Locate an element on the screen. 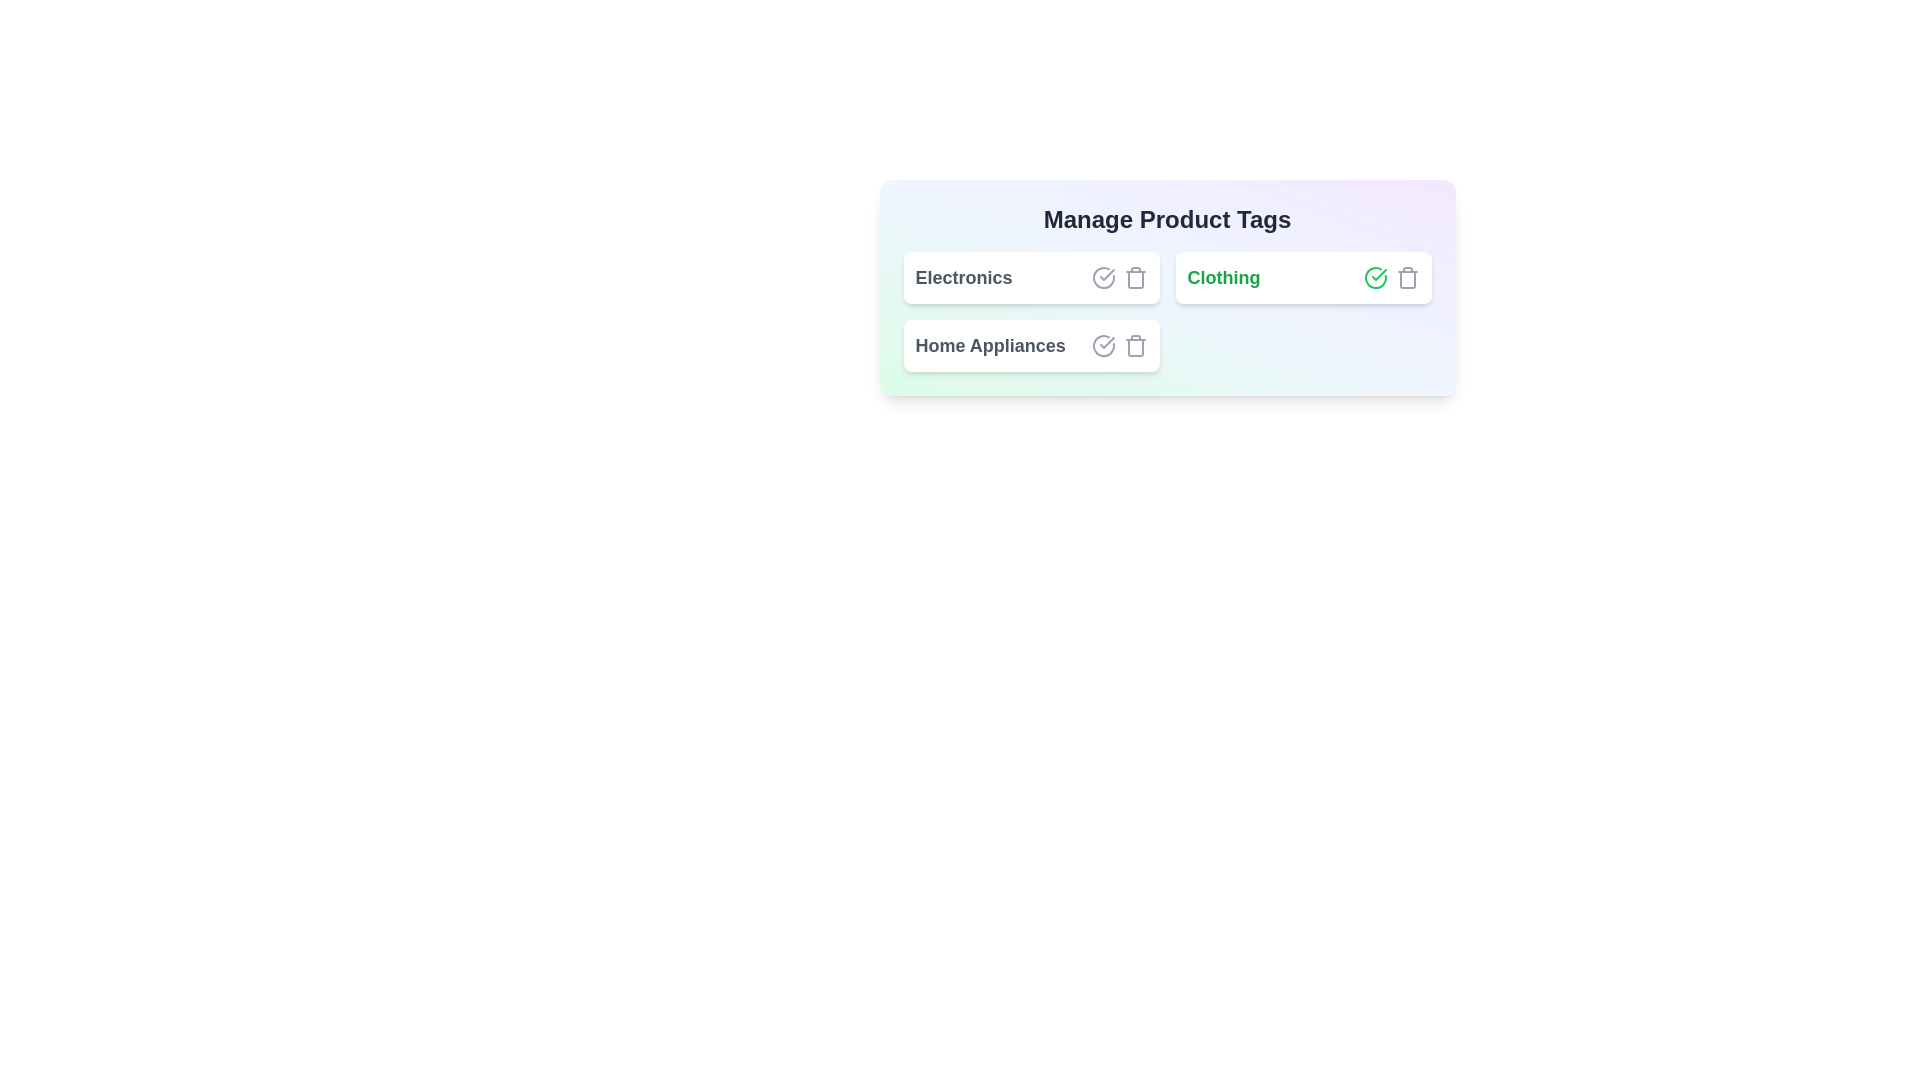  delete button for the tag Clothing is located at coordinates (1406, 277).